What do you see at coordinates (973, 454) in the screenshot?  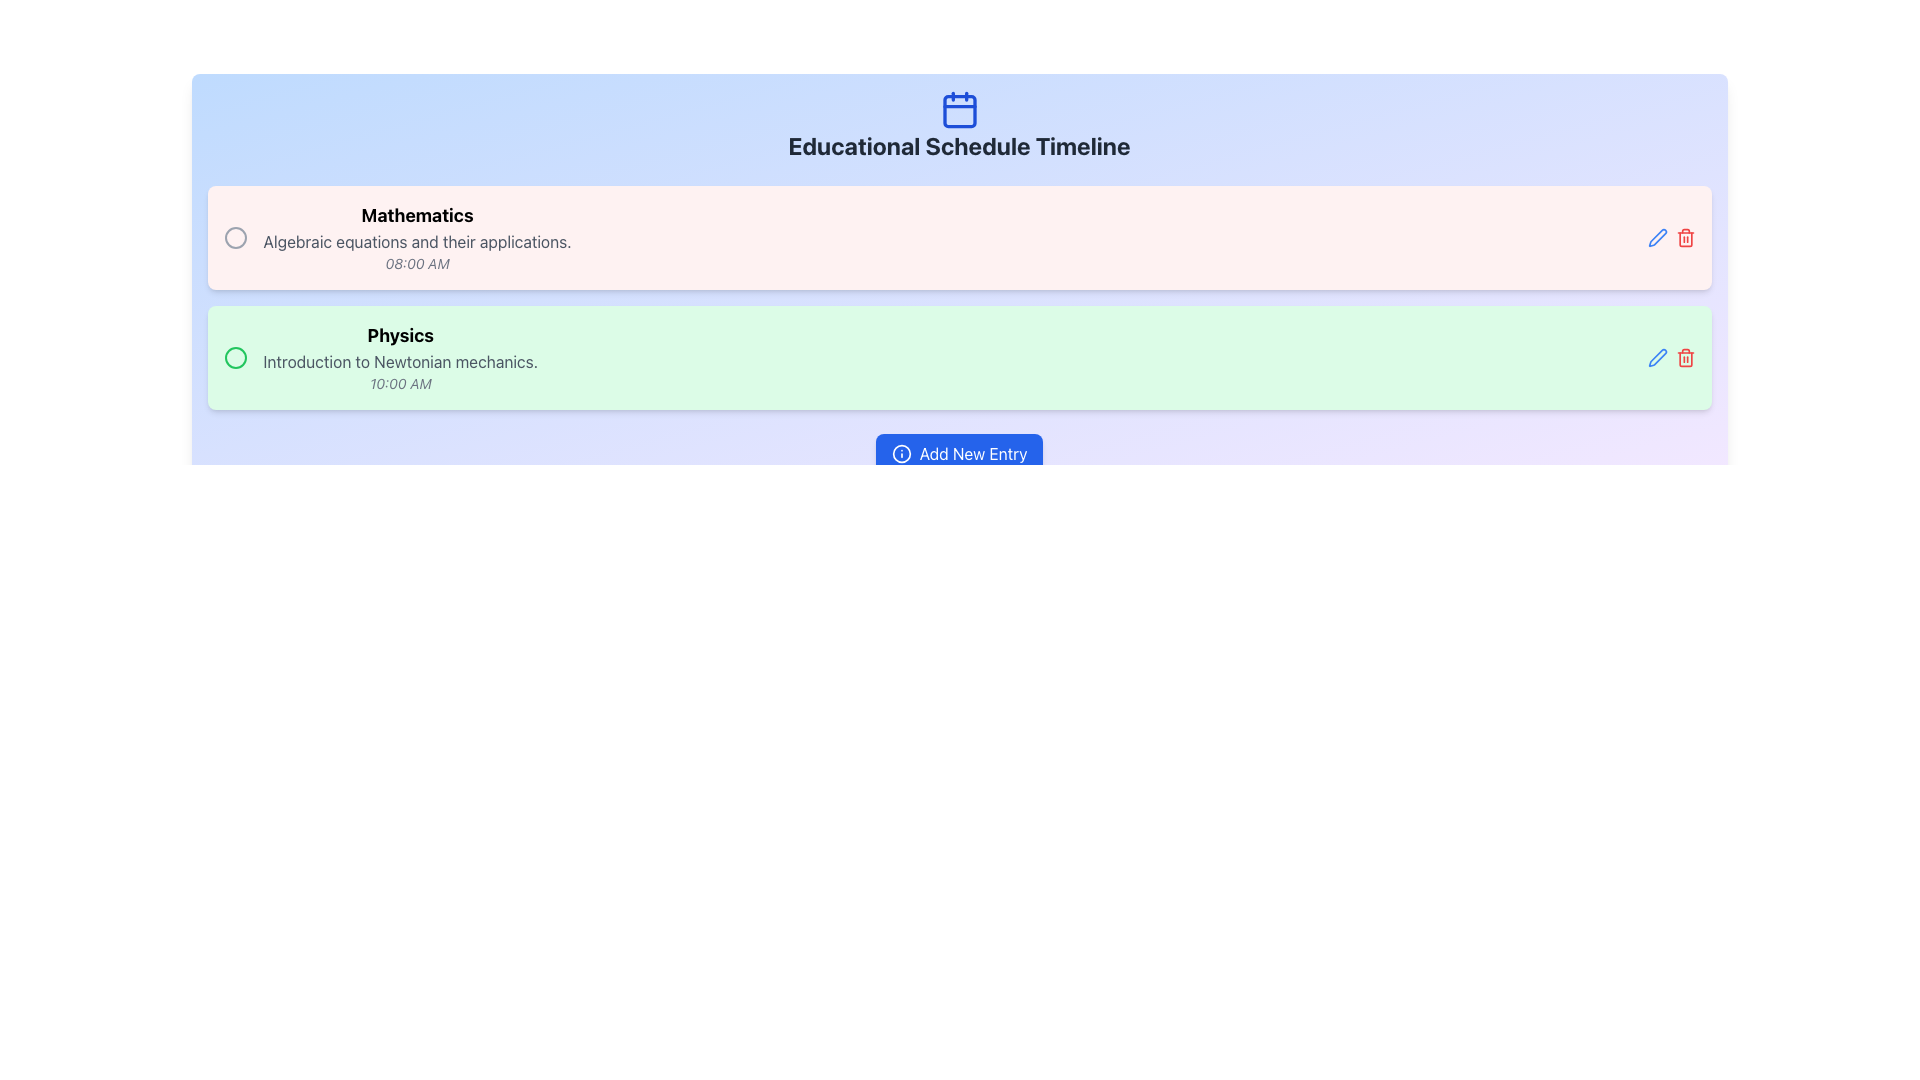 I see `the 'Add New Entry' text on the rounded blue button` at bounding box center [973, 454].